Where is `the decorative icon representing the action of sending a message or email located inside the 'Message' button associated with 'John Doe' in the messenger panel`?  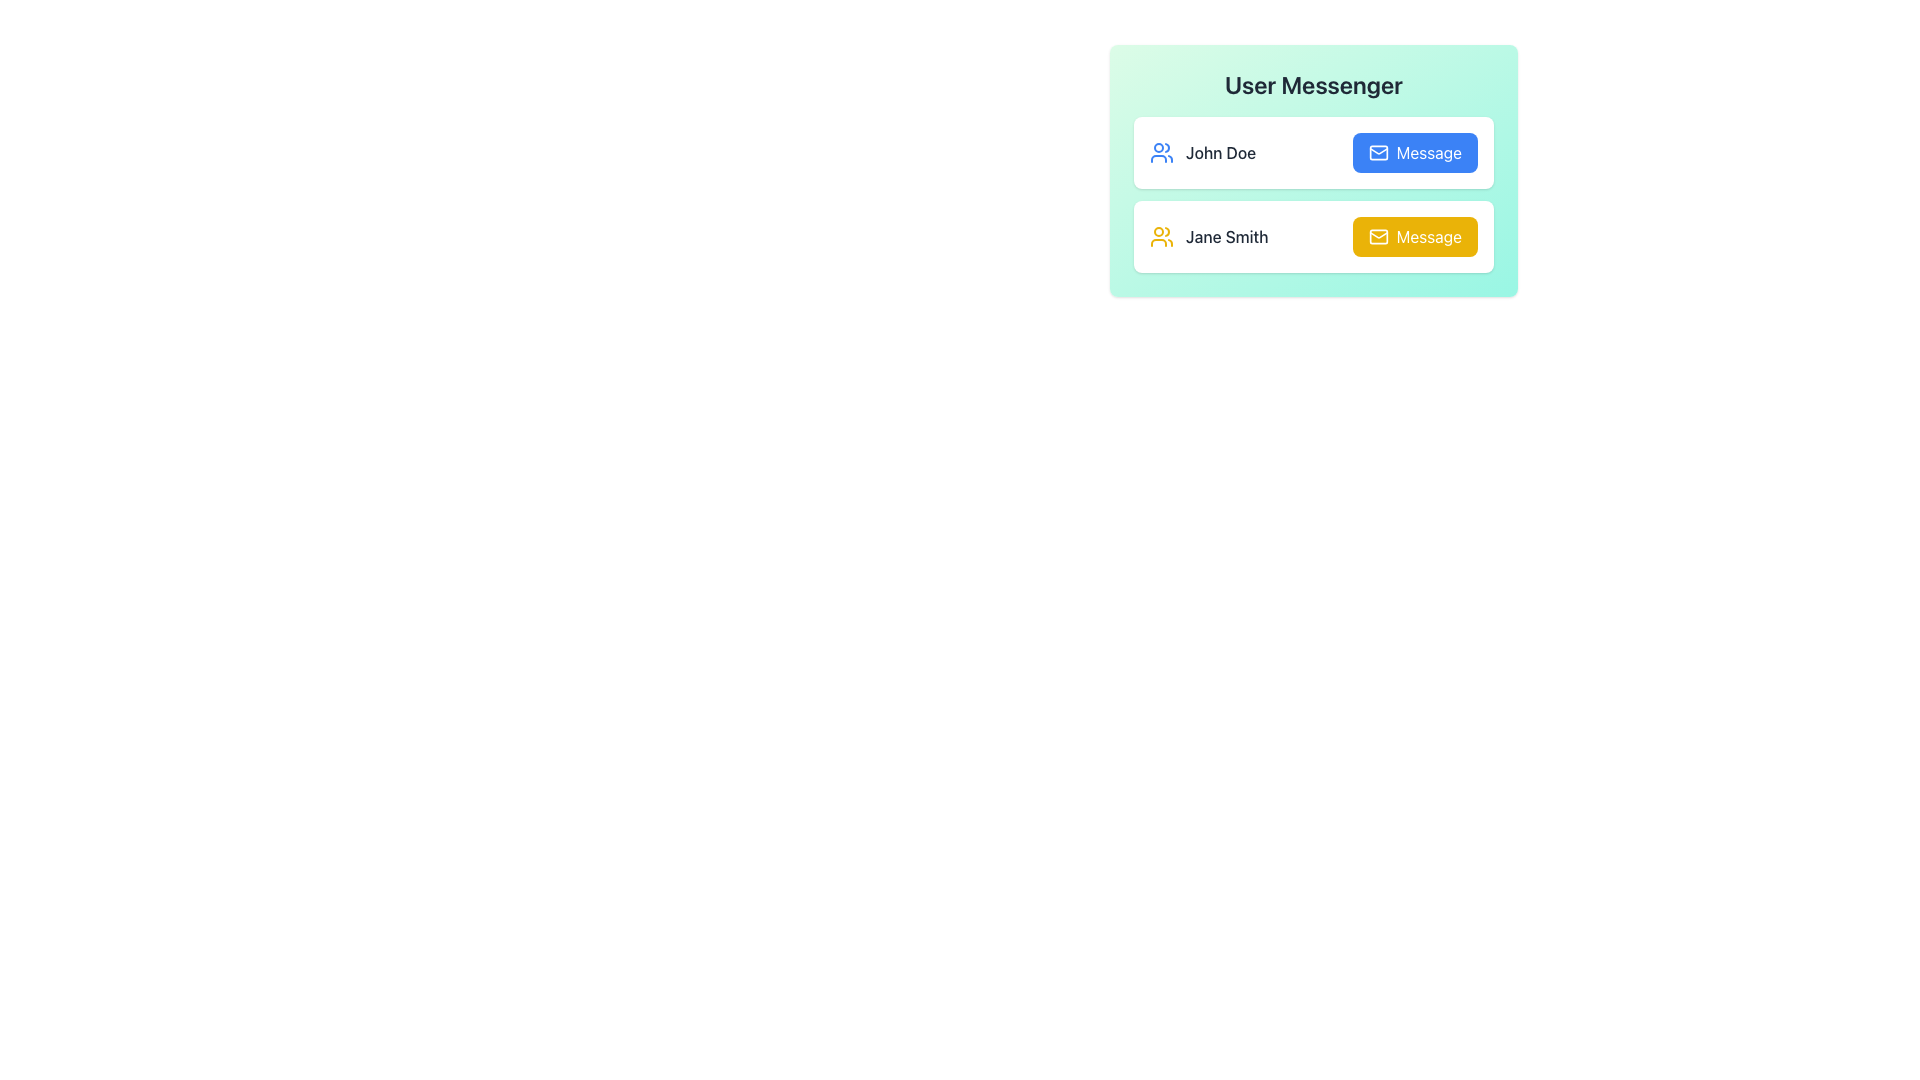
the decorative icon representing the action of sending a message or email located inside the 'Message' button associated with 'John Doe' in the messenger panel is located at coordinates (1377, 152).